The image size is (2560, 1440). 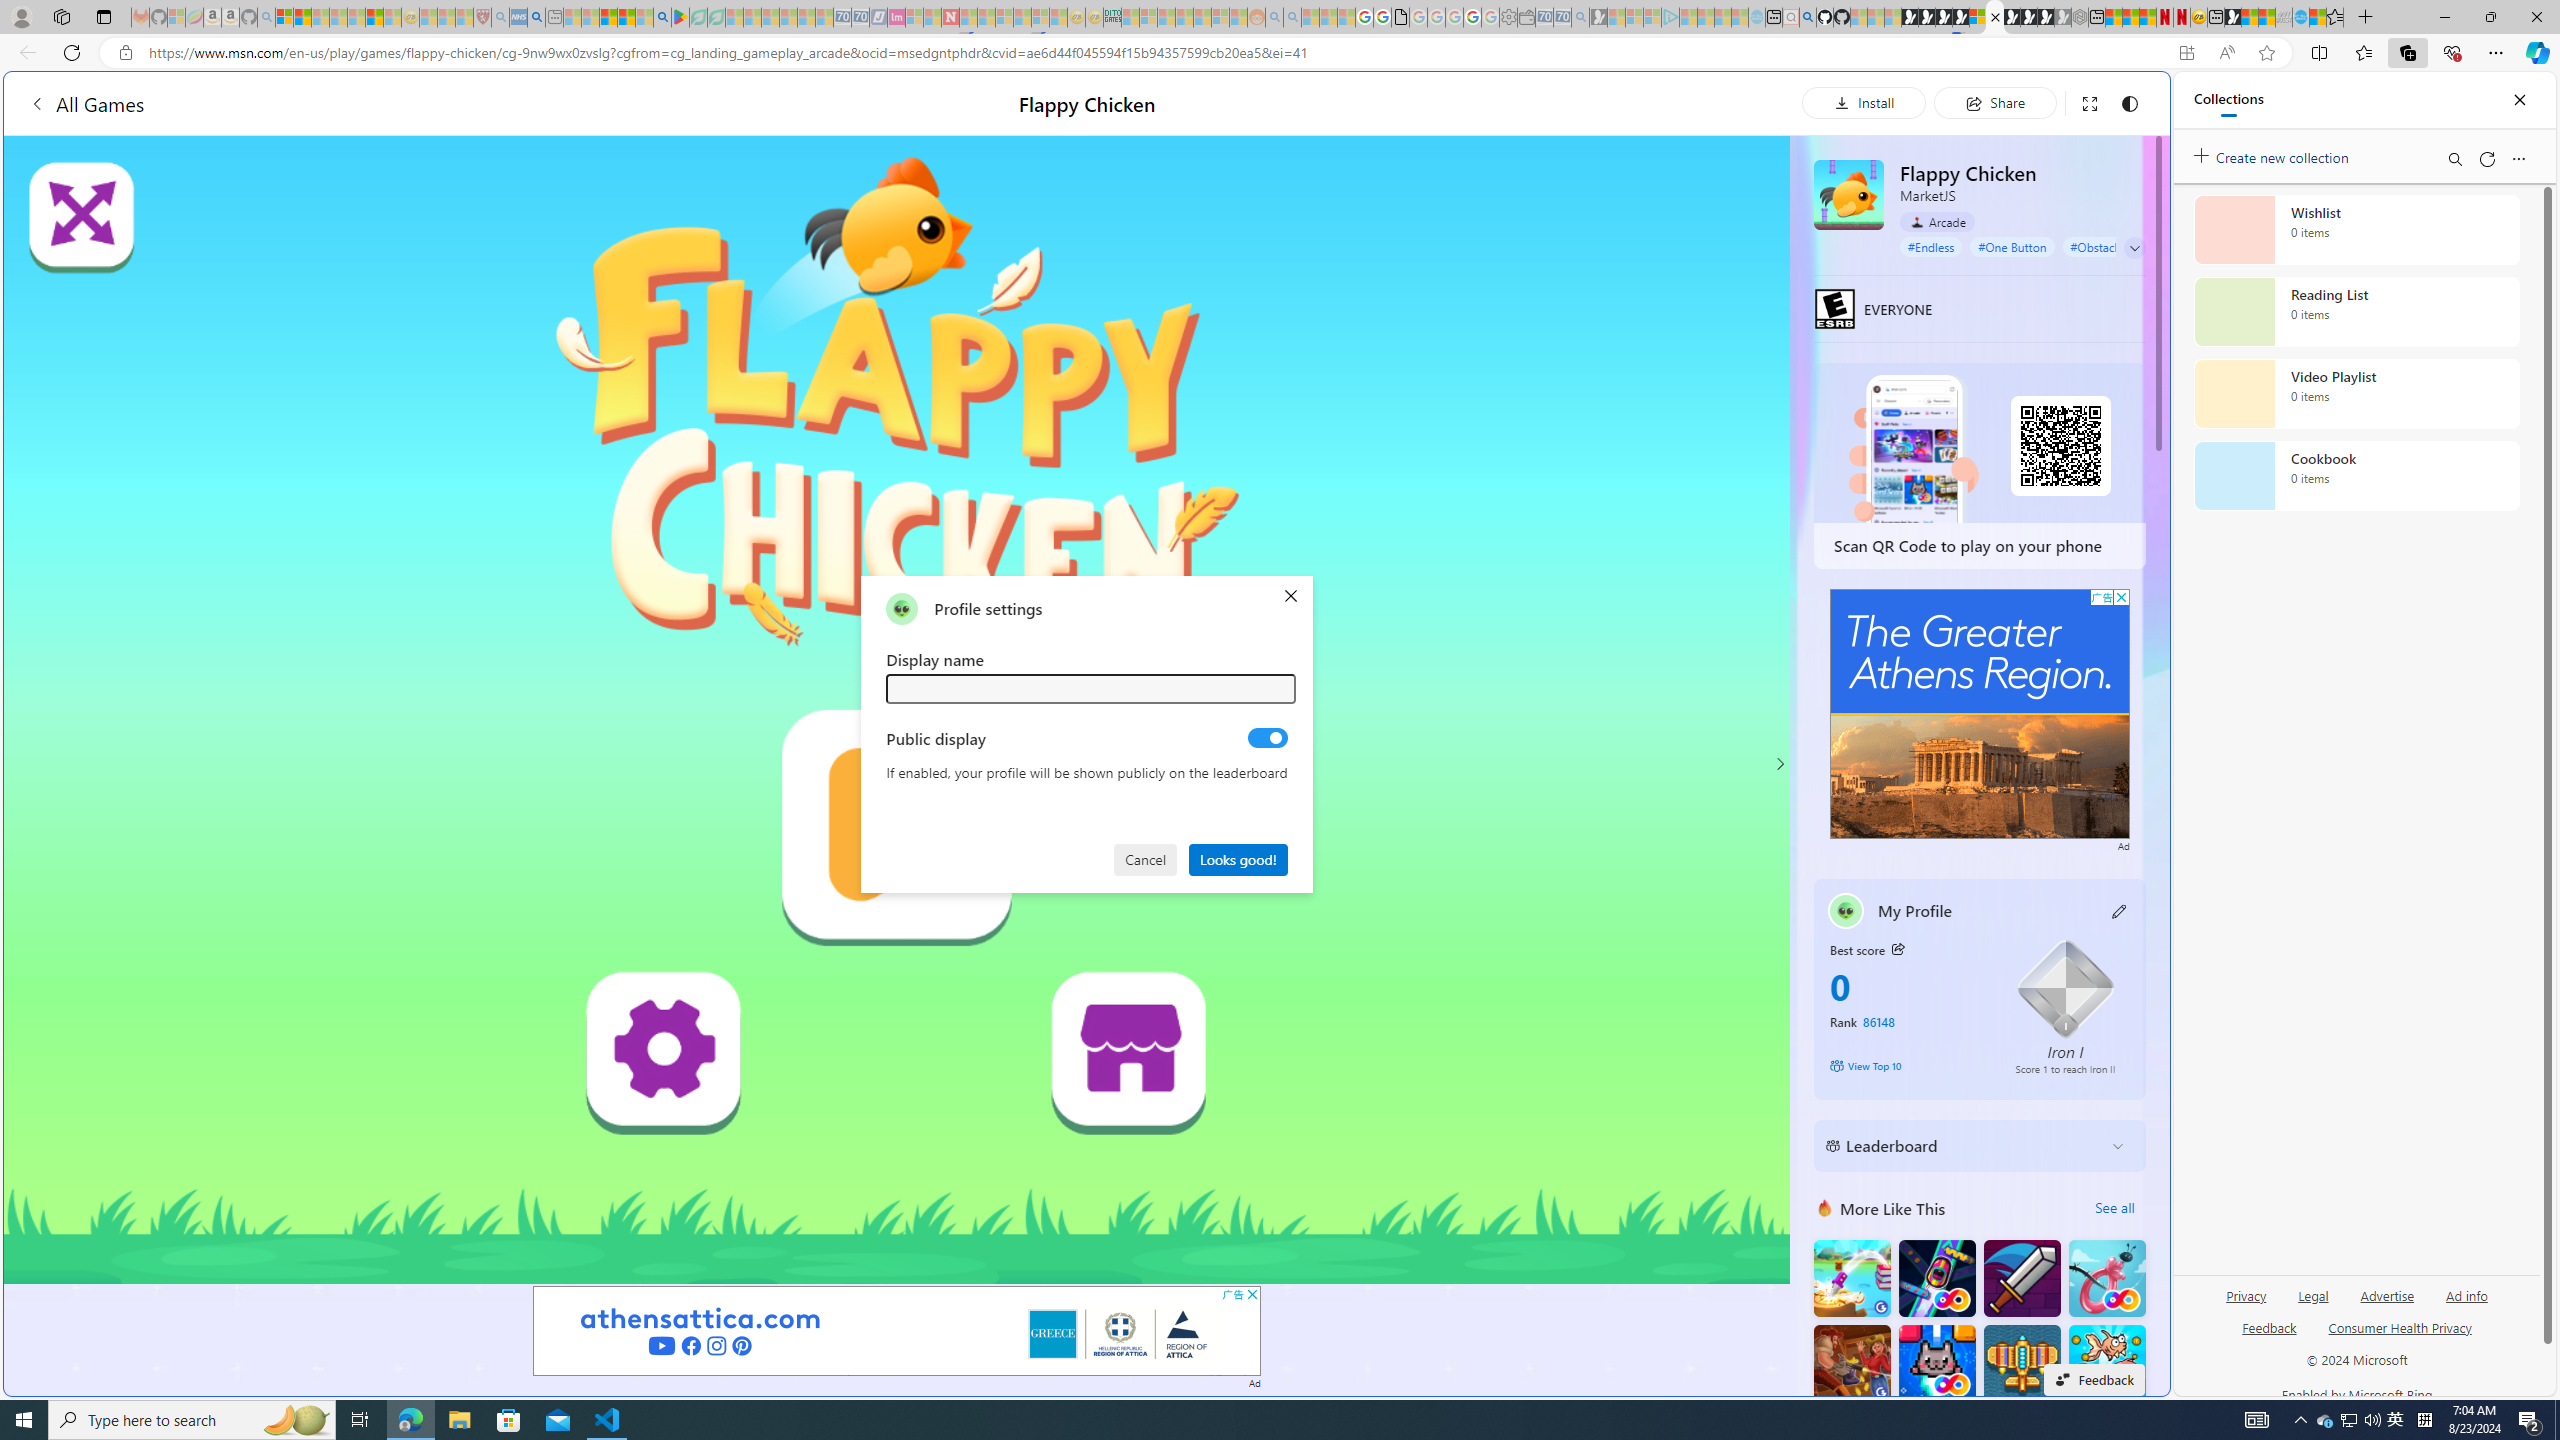 I want to click on 'Wishlist collection, 0 items', so click(x=2356, y=229).